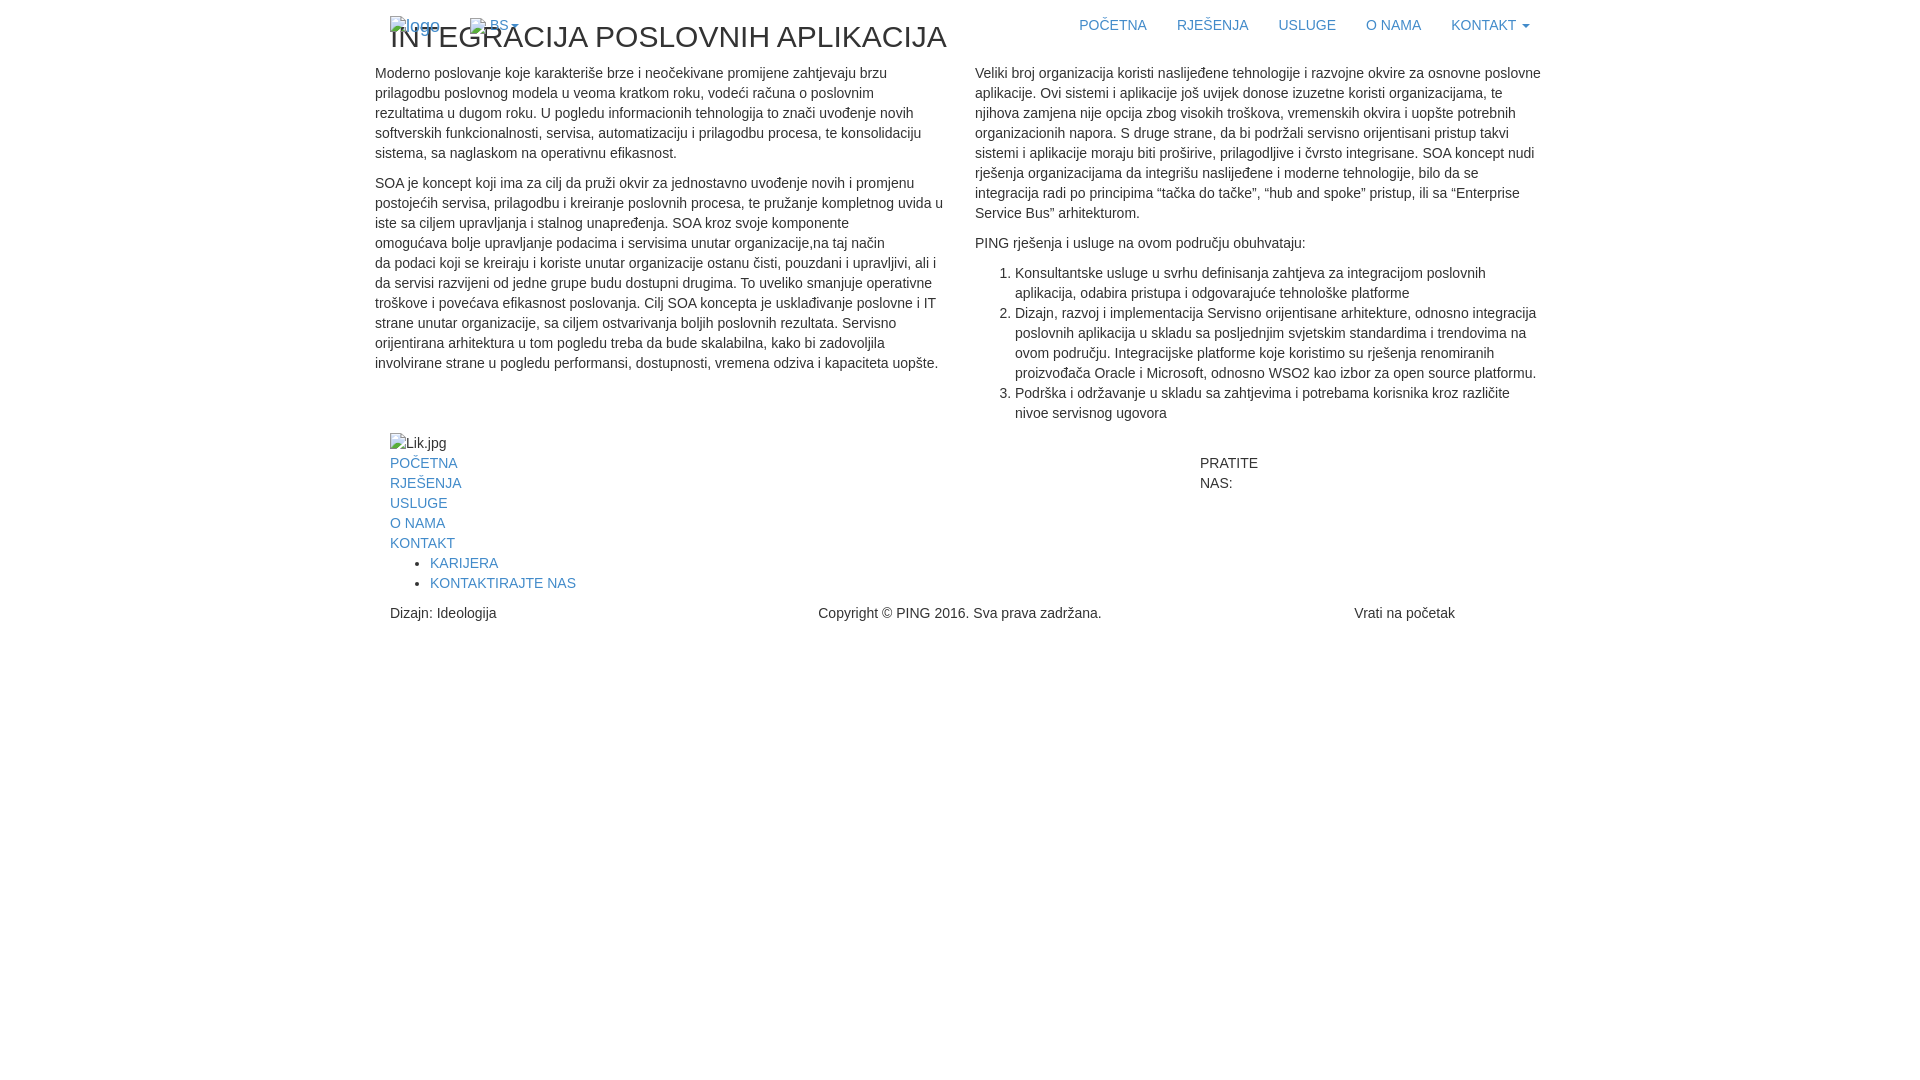 The width and height of the screenshot is (1920, 1080). I want to click on 'USLUGE', so click(417, 501).